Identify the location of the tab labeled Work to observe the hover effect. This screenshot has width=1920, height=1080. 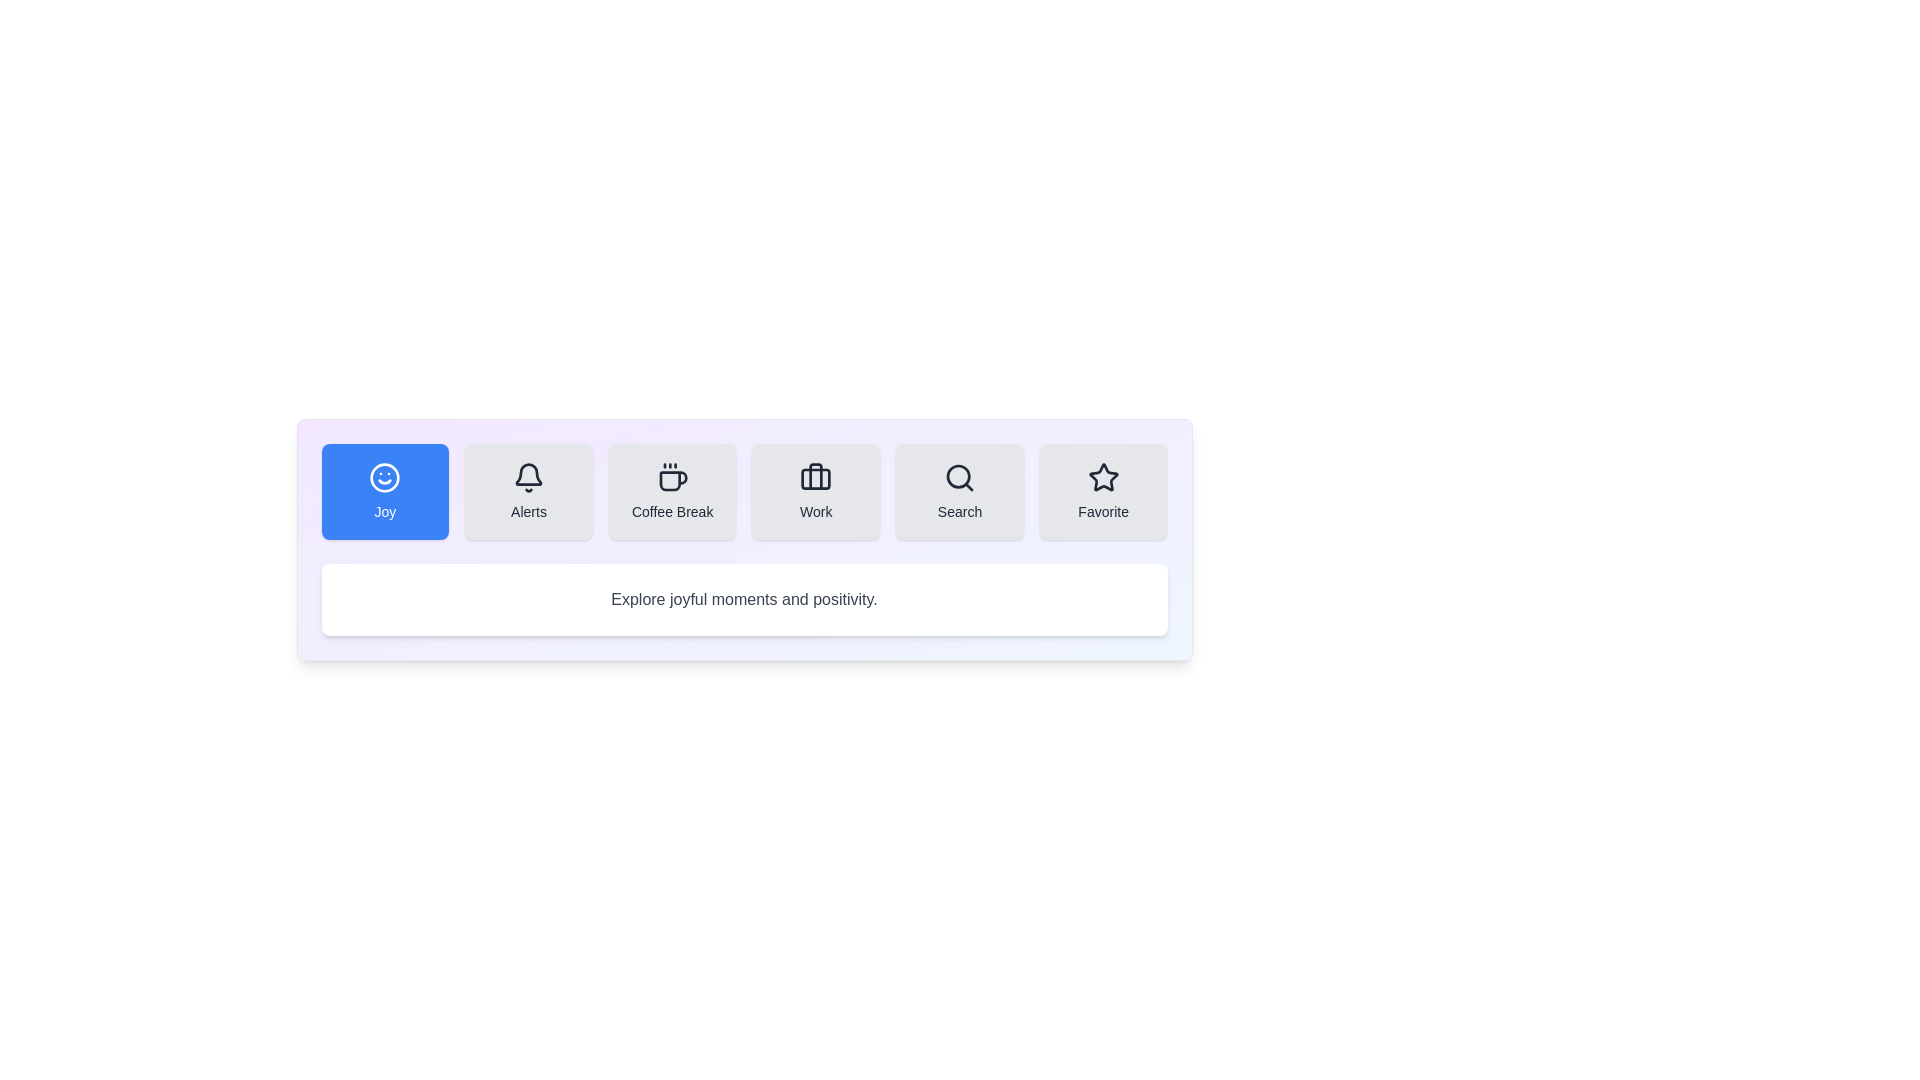
(816, 492).